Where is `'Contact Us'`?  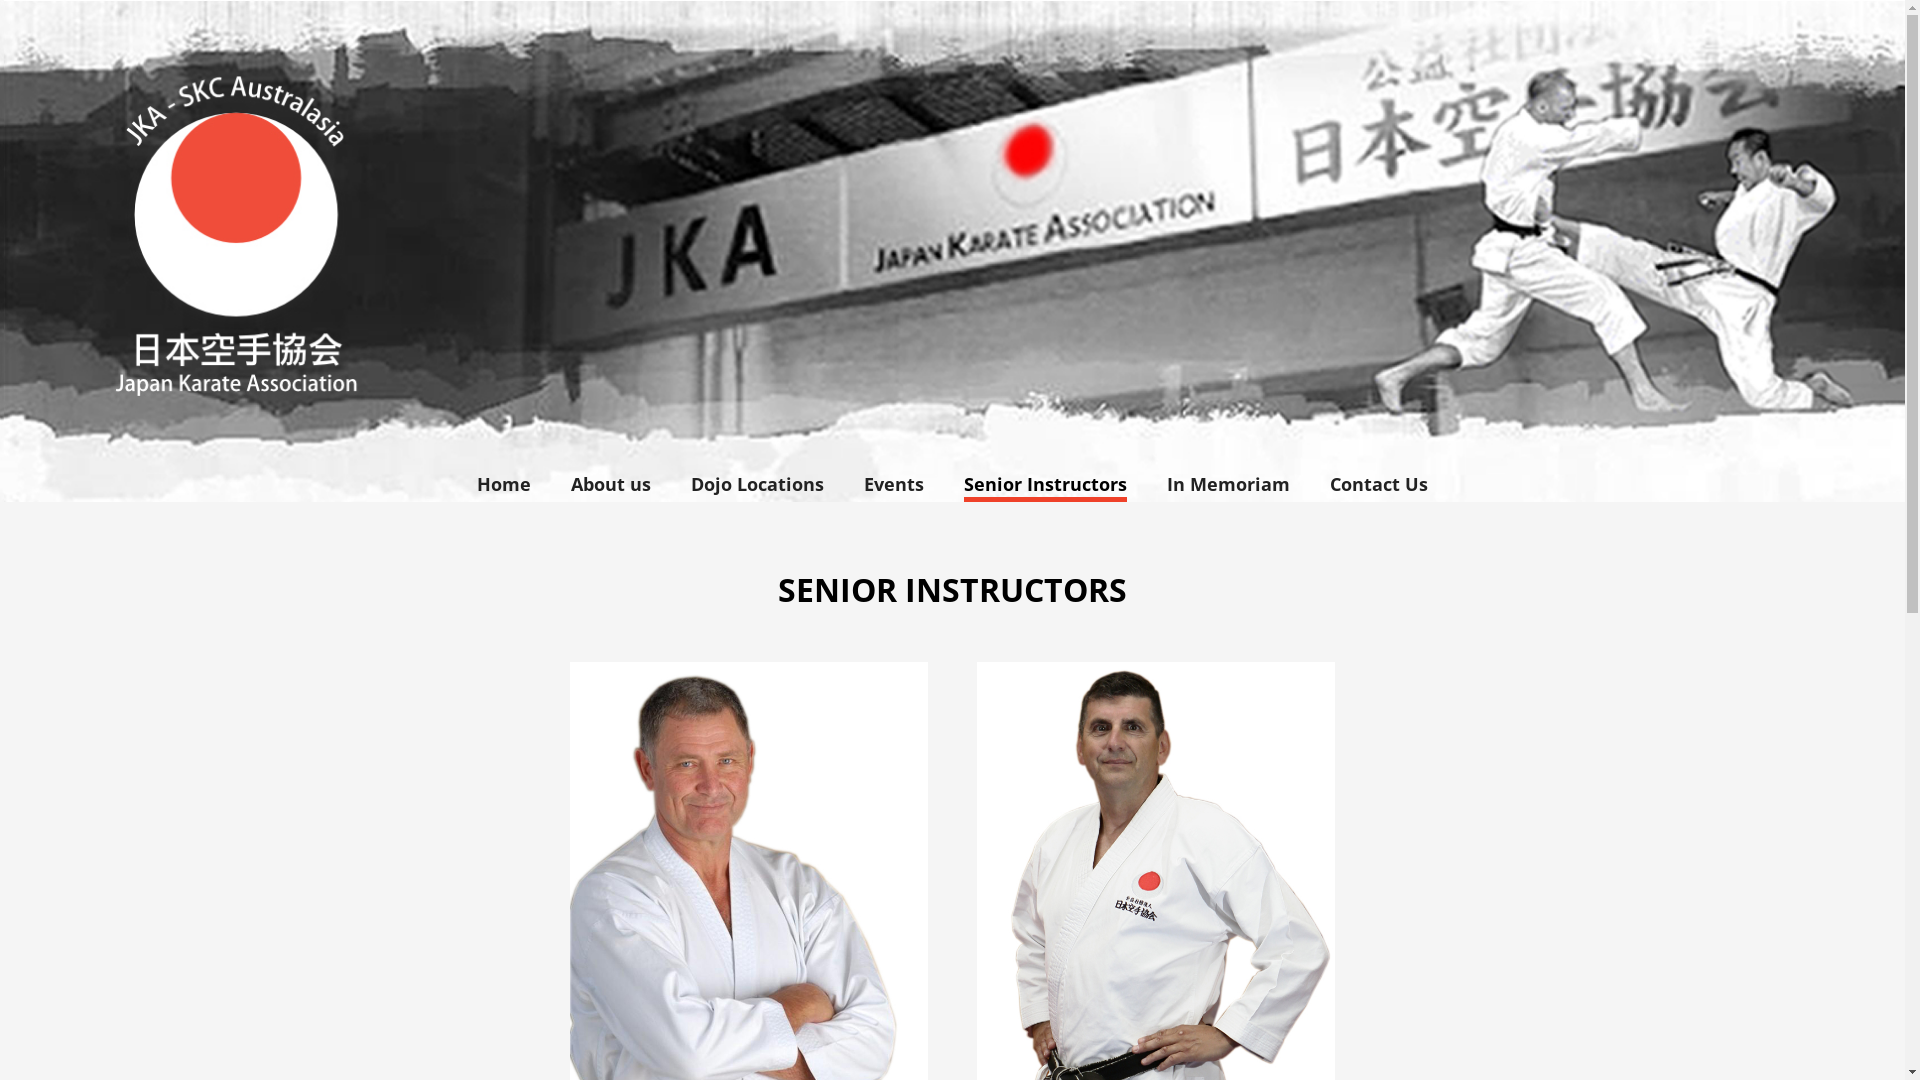
'Contact Us' is located at coordinates (1310, 483).